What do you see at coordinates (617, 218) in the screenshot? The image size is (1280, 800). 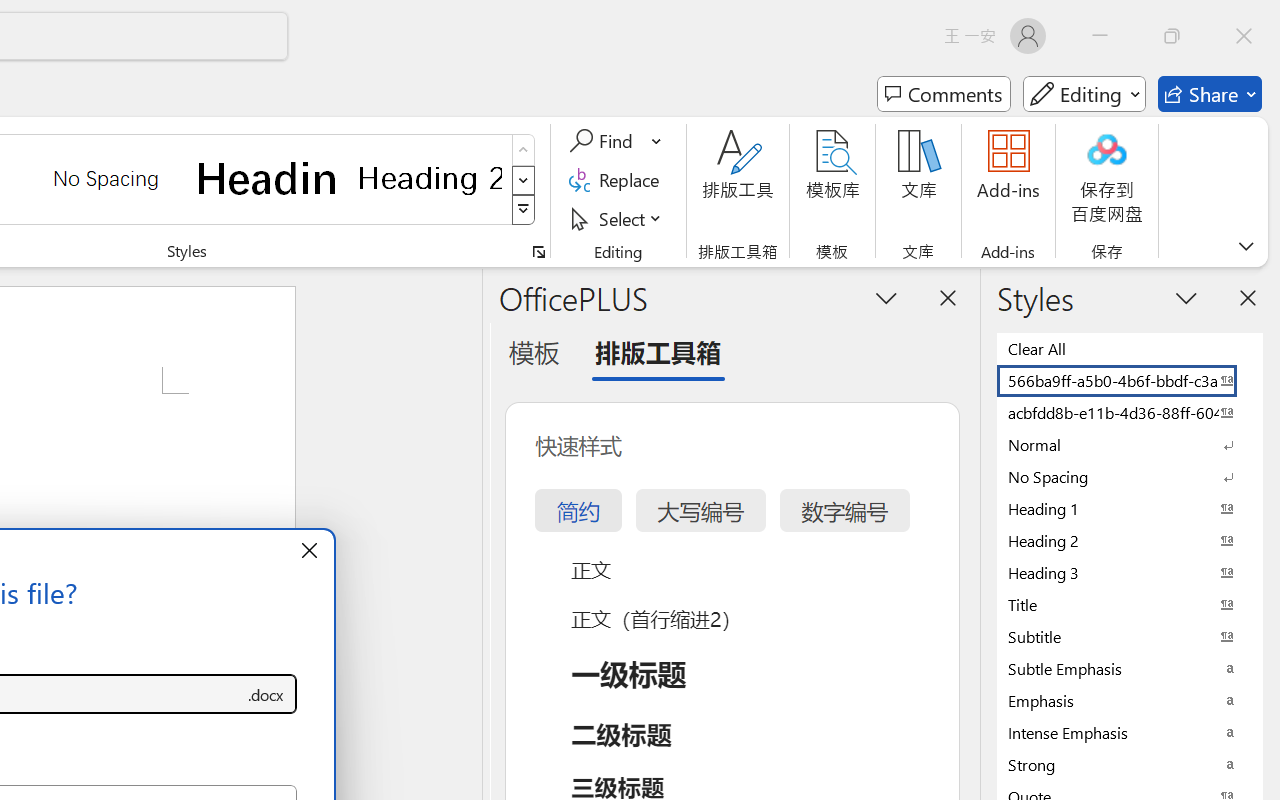 I see `'Select'` at bounding box center [617, 218].